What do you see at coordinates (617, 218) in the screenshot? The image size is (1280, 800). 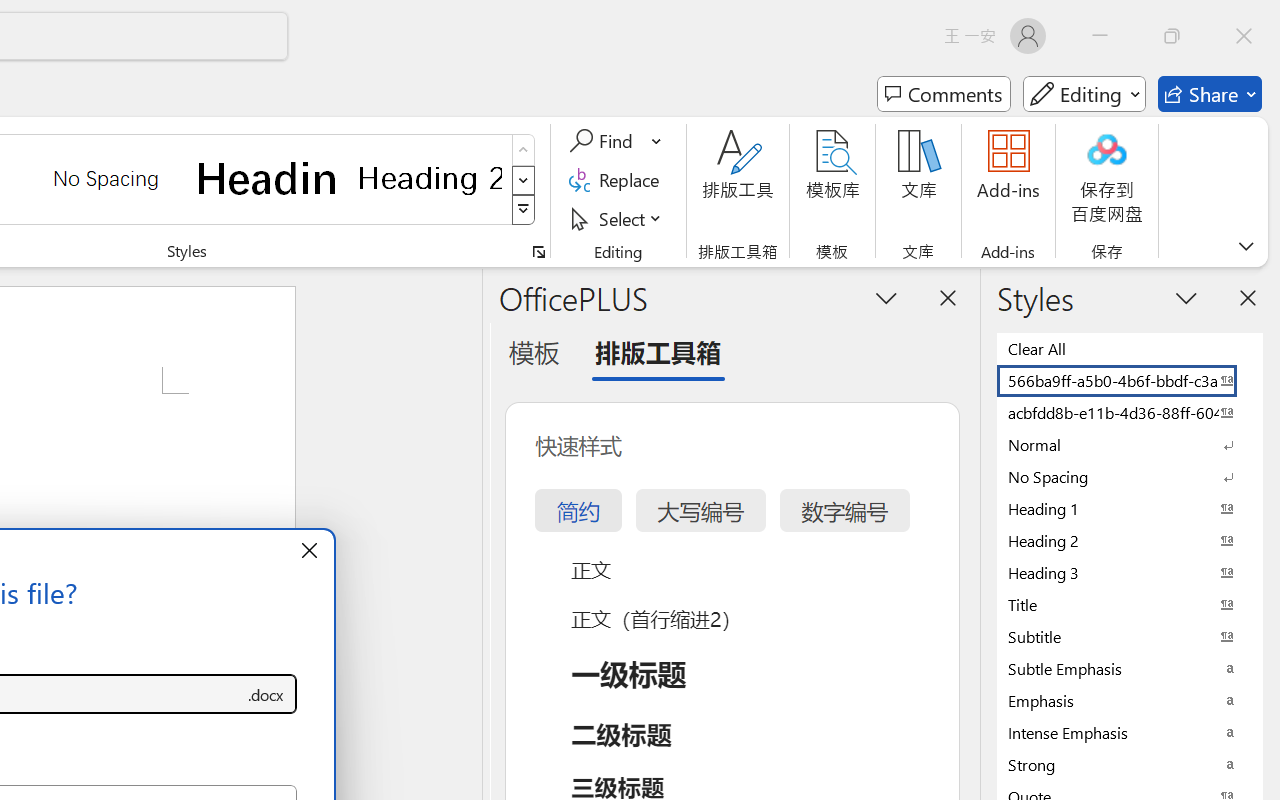 I see `'Select'` at bounding box center [617, 218].